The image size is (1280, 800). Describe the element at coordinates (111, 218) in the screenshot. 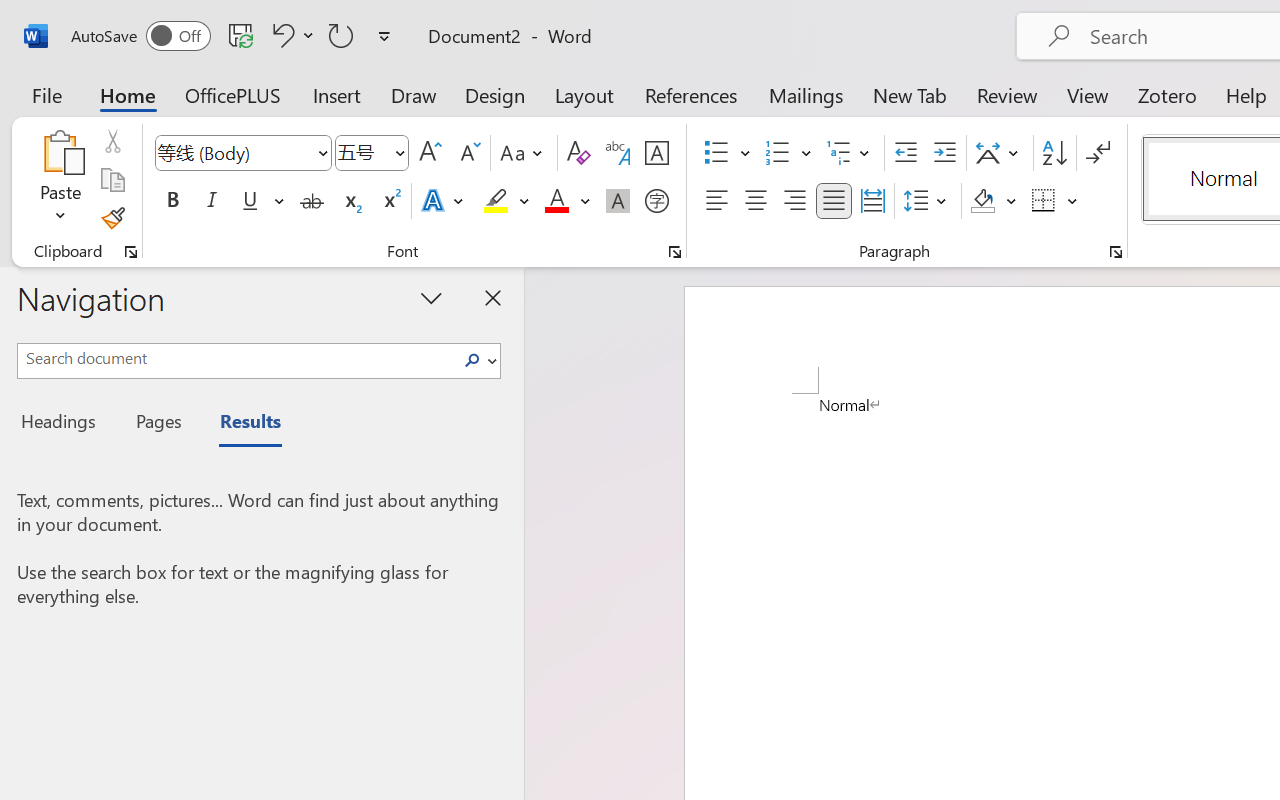

I see `'Format Painter'` at that location.